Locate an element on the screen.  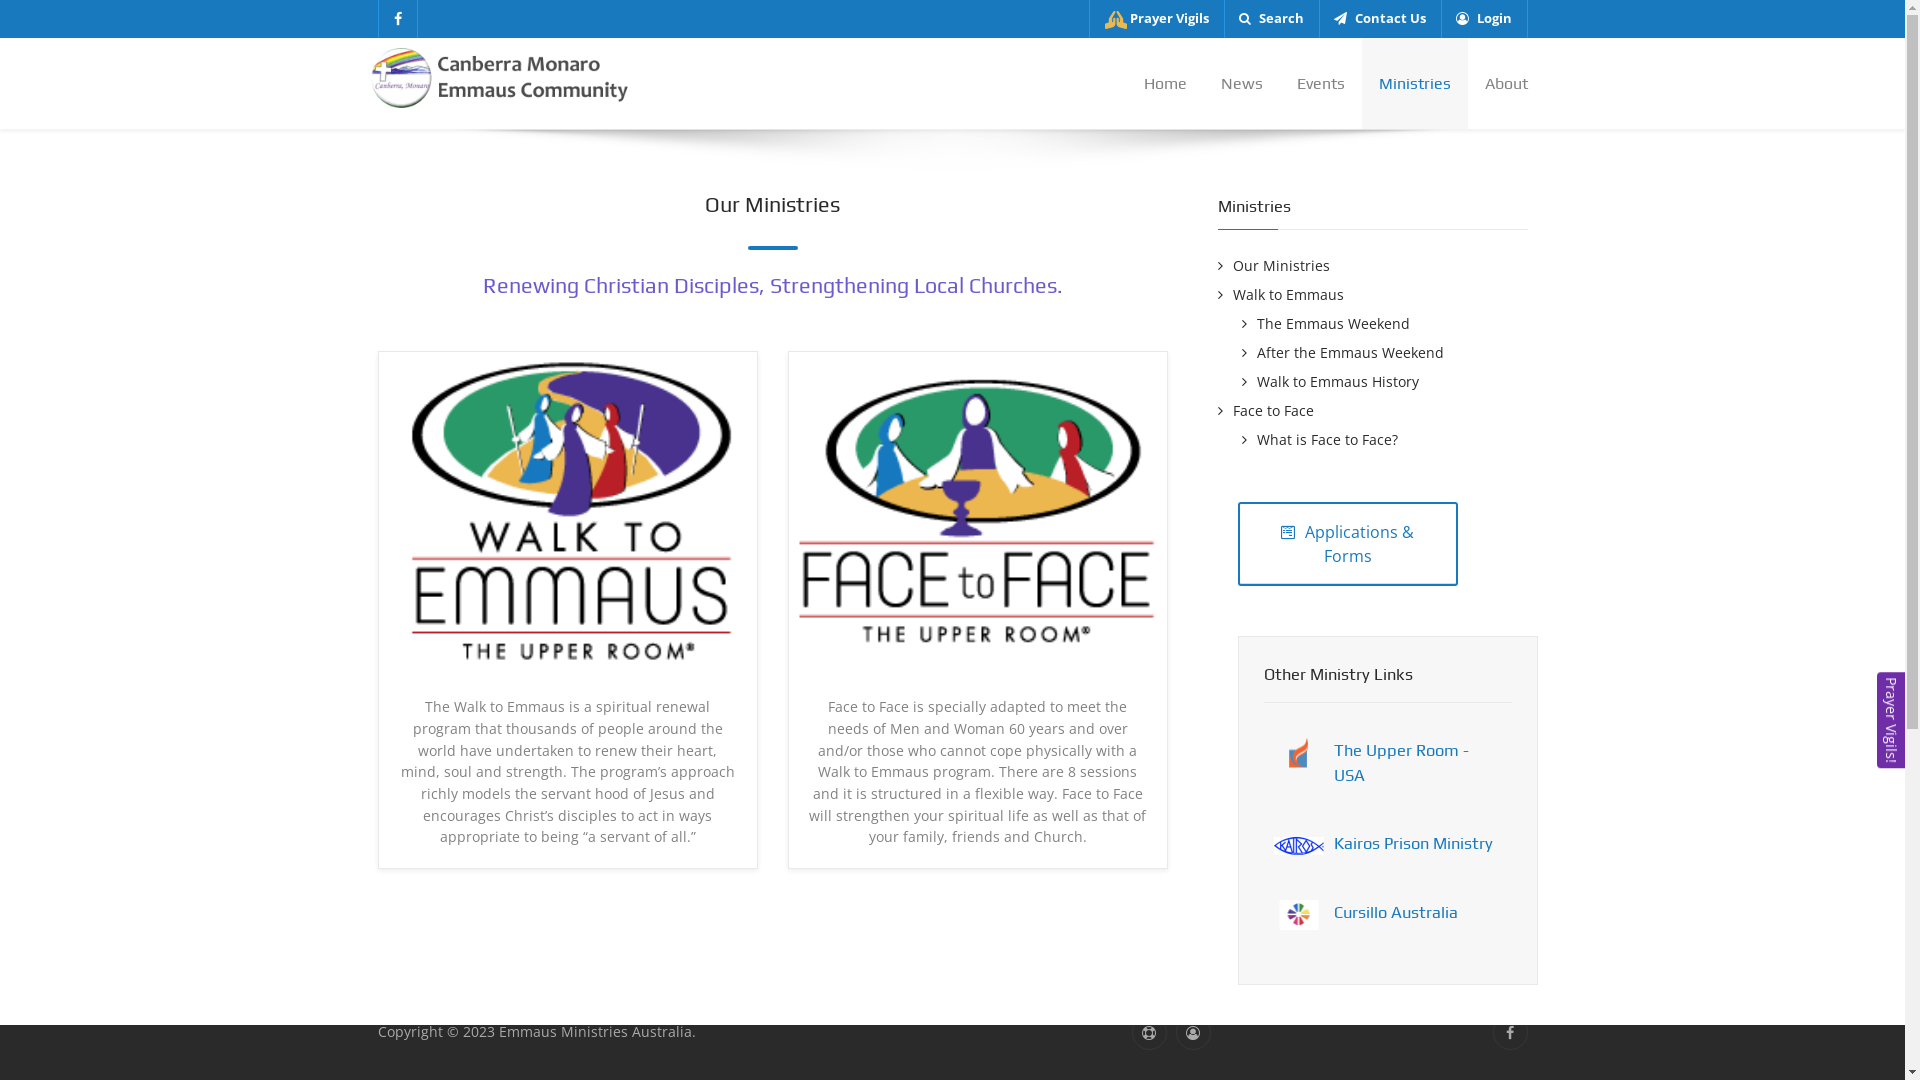
'Contact Us' is located at coordinates (1318, 19).